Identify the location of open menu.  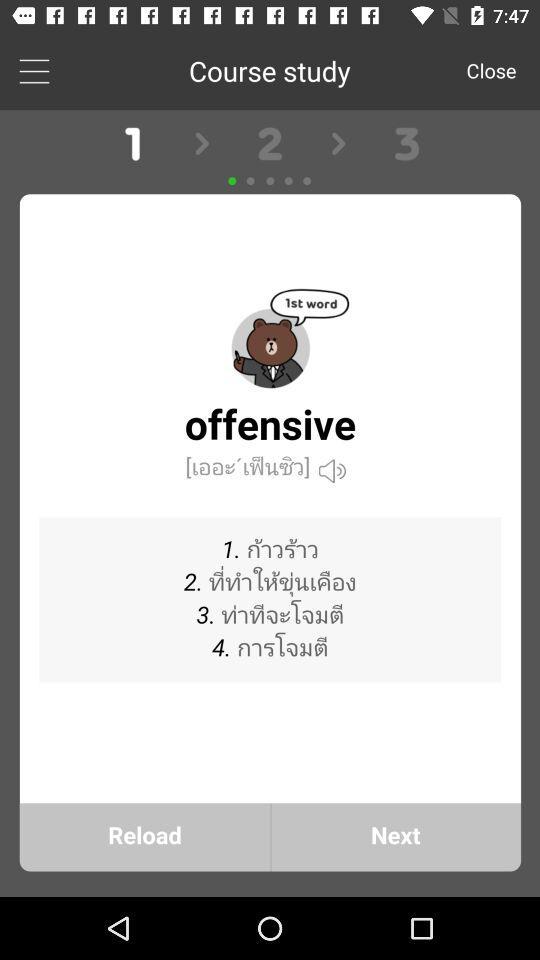
(33, 70).